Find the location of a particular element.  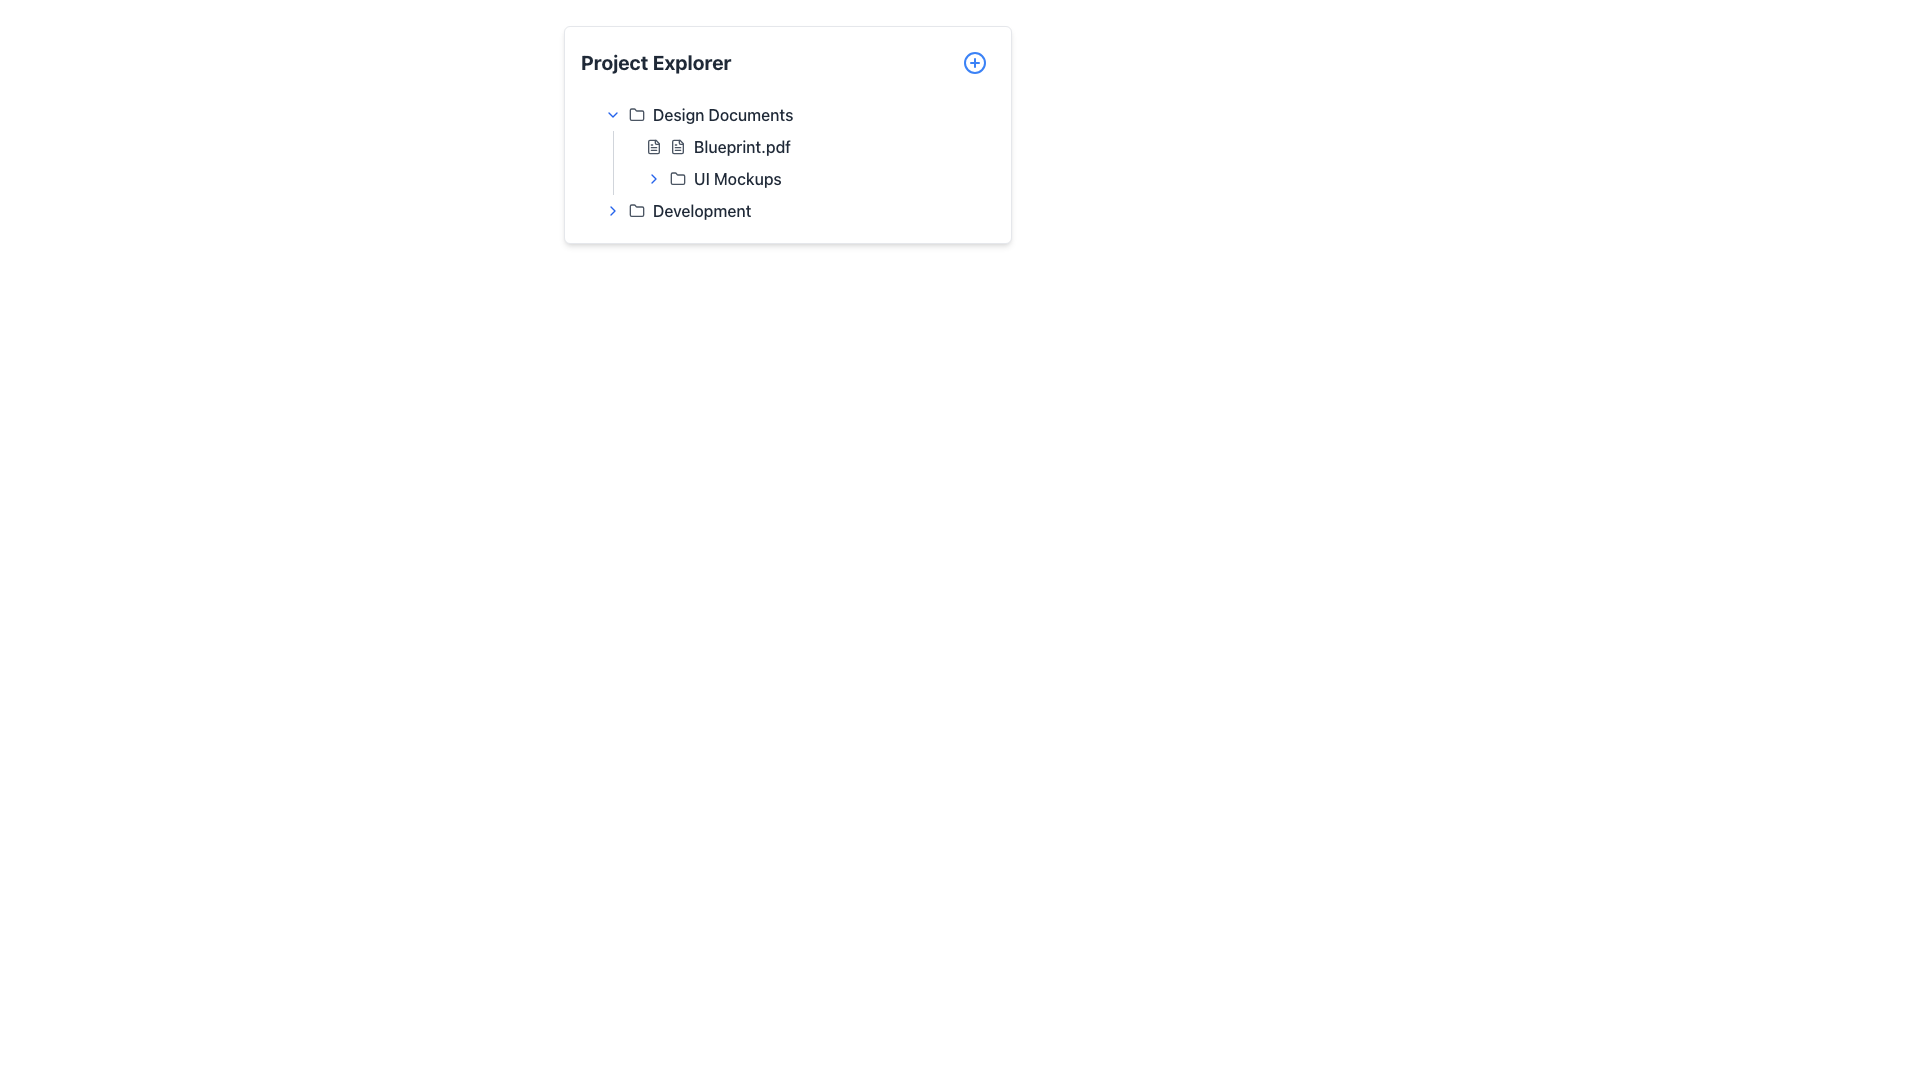

the file/folder icons within the 'Design Documents' subsection of the file explorer is located at coordinates (786, 161).